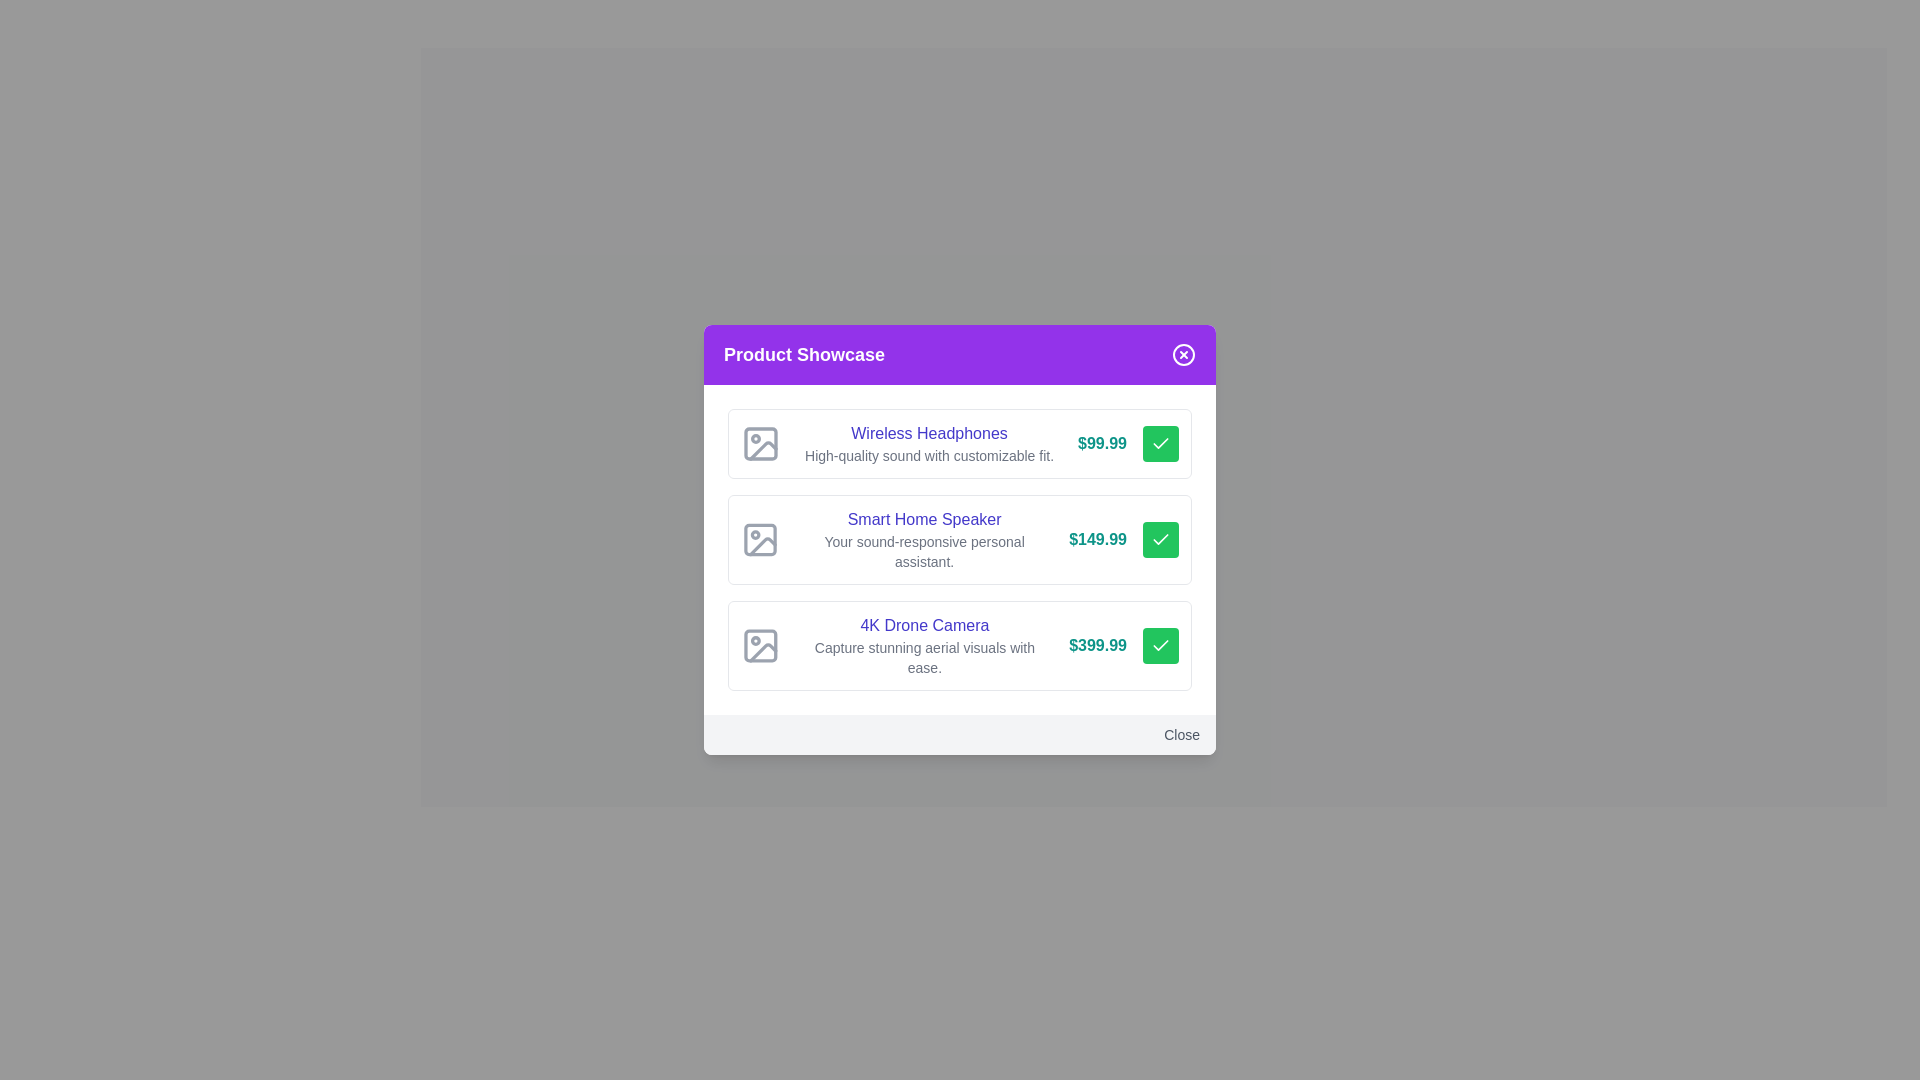  Describe the element at coordinates (760, 442) in the screenshot. I see `the icon resembling an image thumbnail with a square border, circle, and diagonal line, located to the left of the 'Wireless Headphones' text` at that location.